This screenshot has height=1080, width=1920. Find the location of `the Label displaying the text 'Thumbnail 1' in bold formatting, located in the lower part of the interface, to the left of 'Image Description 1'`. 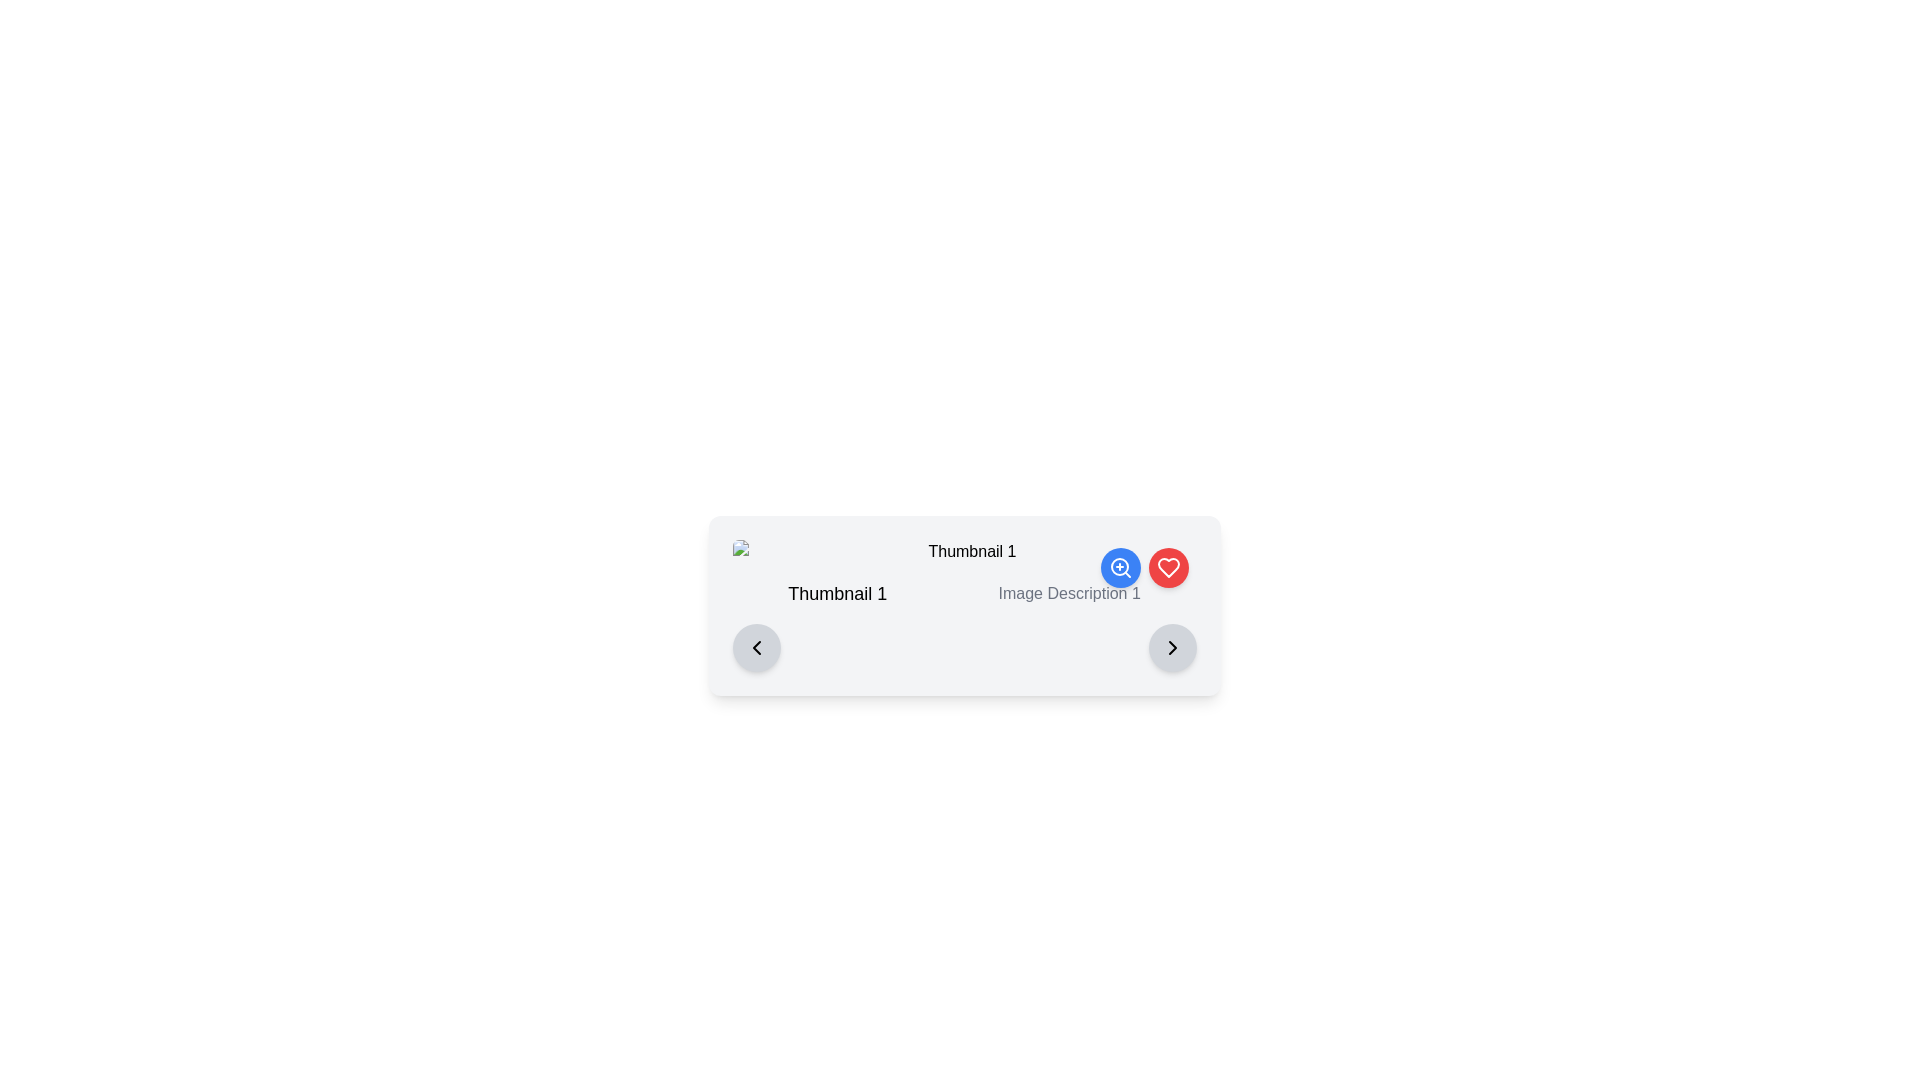

the Label displaying the text 'Thumbnail 1' in bold formatting, located in the lower part of the interface, to the left of 'Image Description 1' is located at coordinates (837, 593).